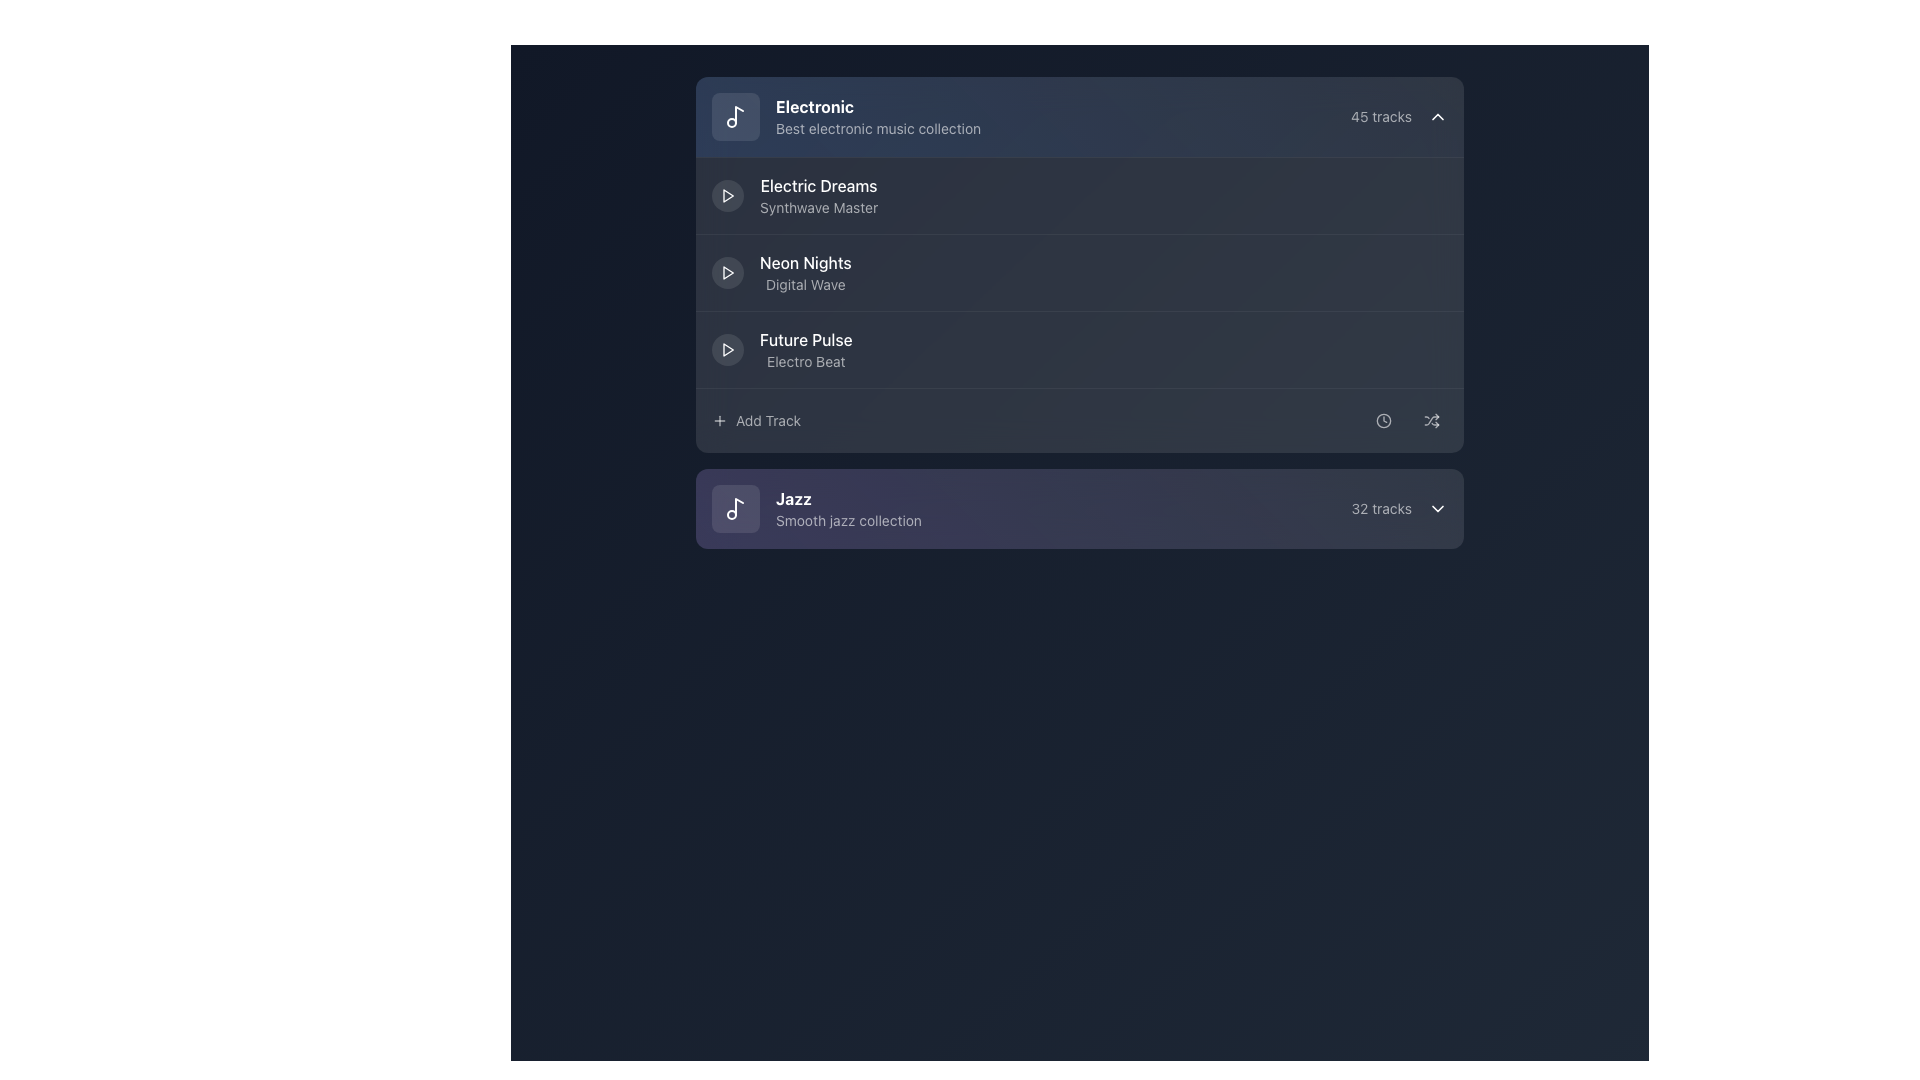  Describe the element at coordinates (1430, 349) in the screenshot. I see `the menu trigger button located in the upper-right corner of the 'Future Pulse' list item to observe its hover effect` at that location.